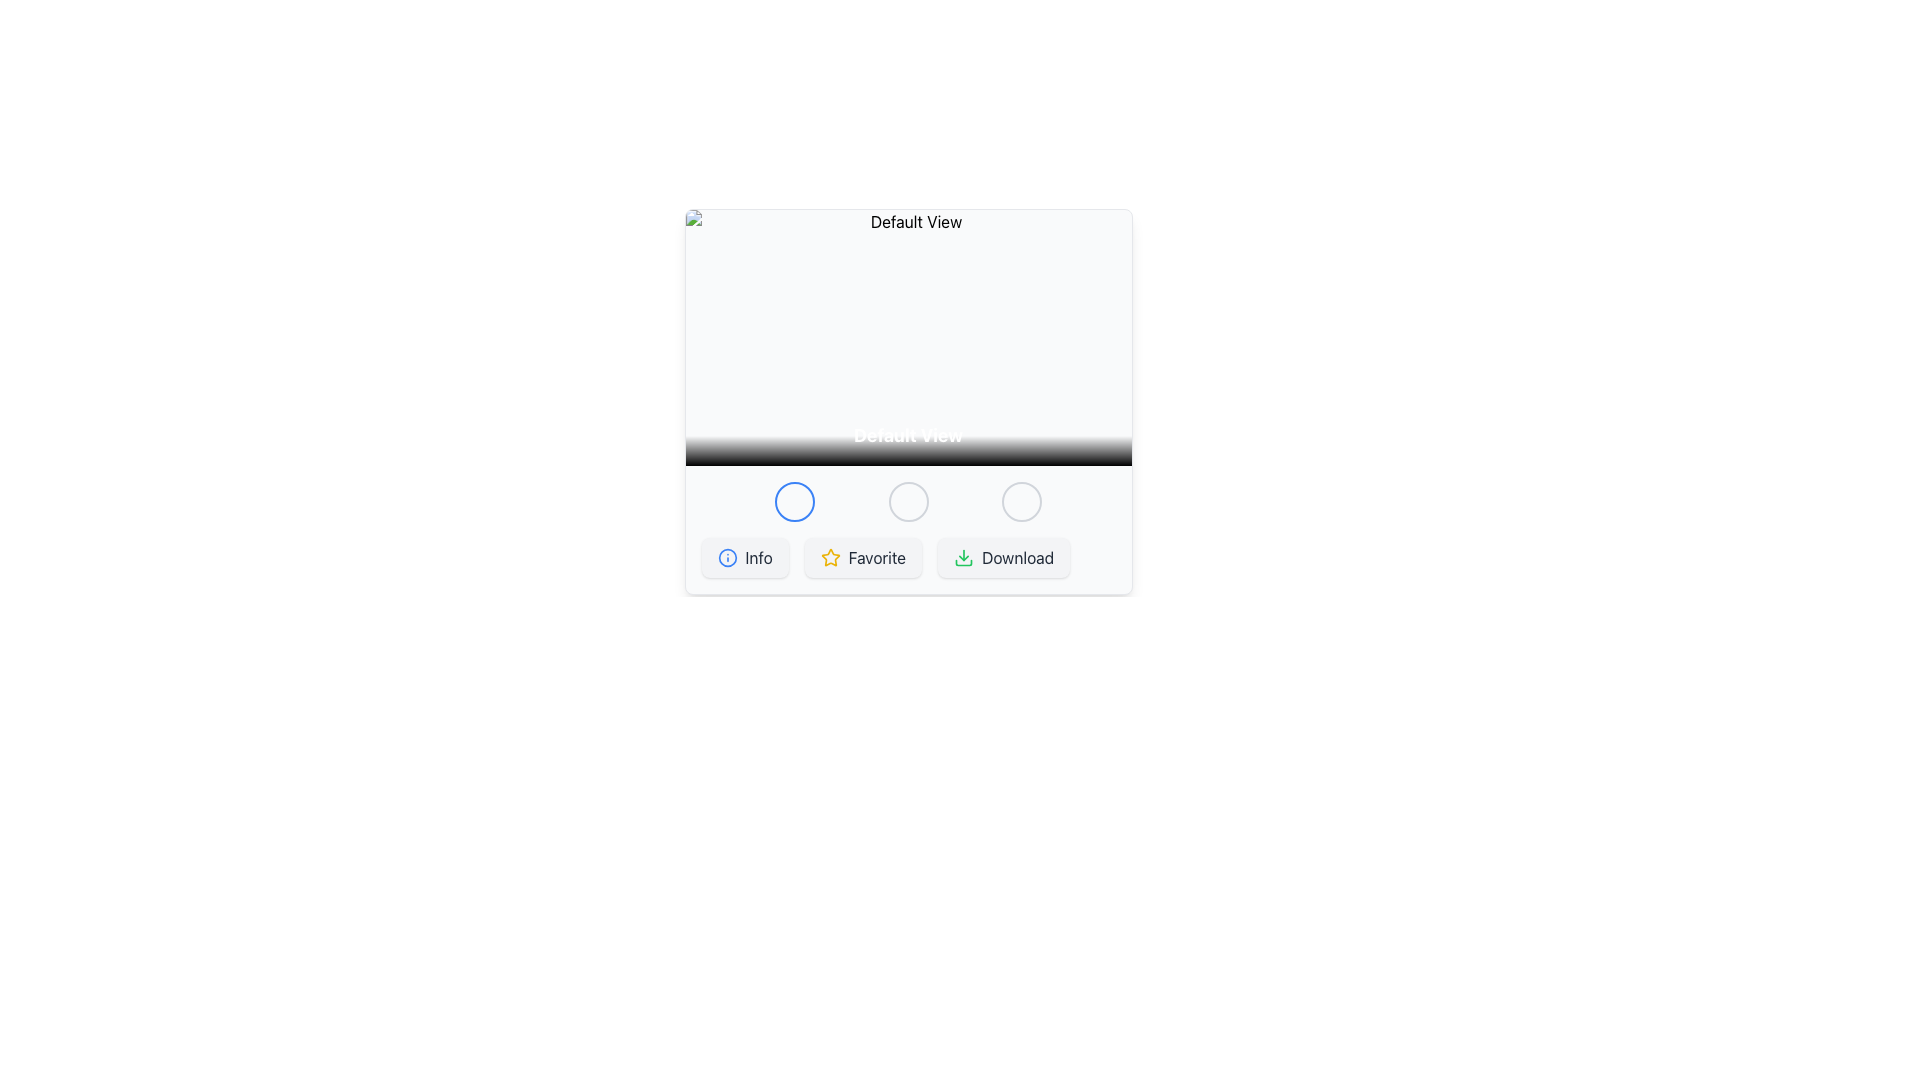 The width and height of the screenshot is (1920, 1080). What do you see at coordinates (863, 558) in the screenshot?
I see `the second button in a row of three buttons below the main content area` at bounding box center [863, 558].